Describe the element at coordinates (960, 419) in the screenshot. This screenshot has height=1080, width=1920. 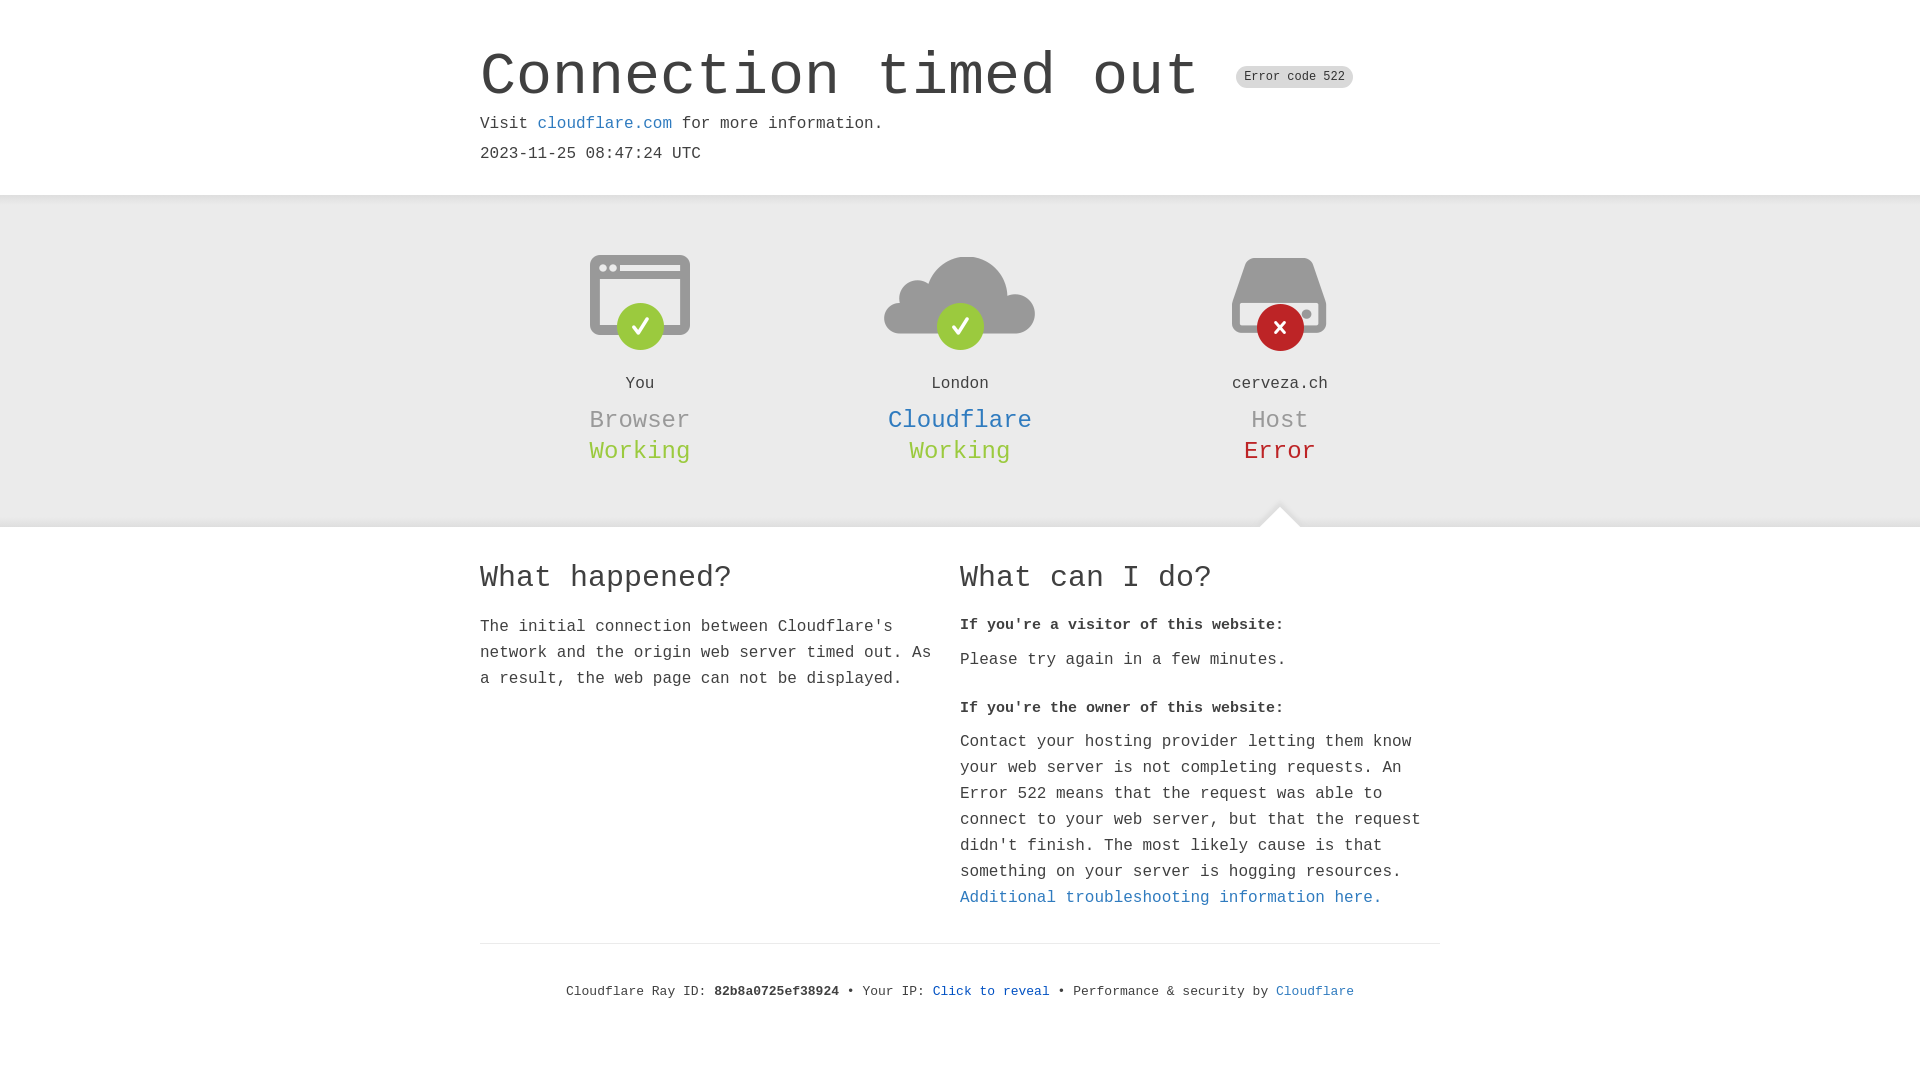
I see `'Cloudflare'` at that location.